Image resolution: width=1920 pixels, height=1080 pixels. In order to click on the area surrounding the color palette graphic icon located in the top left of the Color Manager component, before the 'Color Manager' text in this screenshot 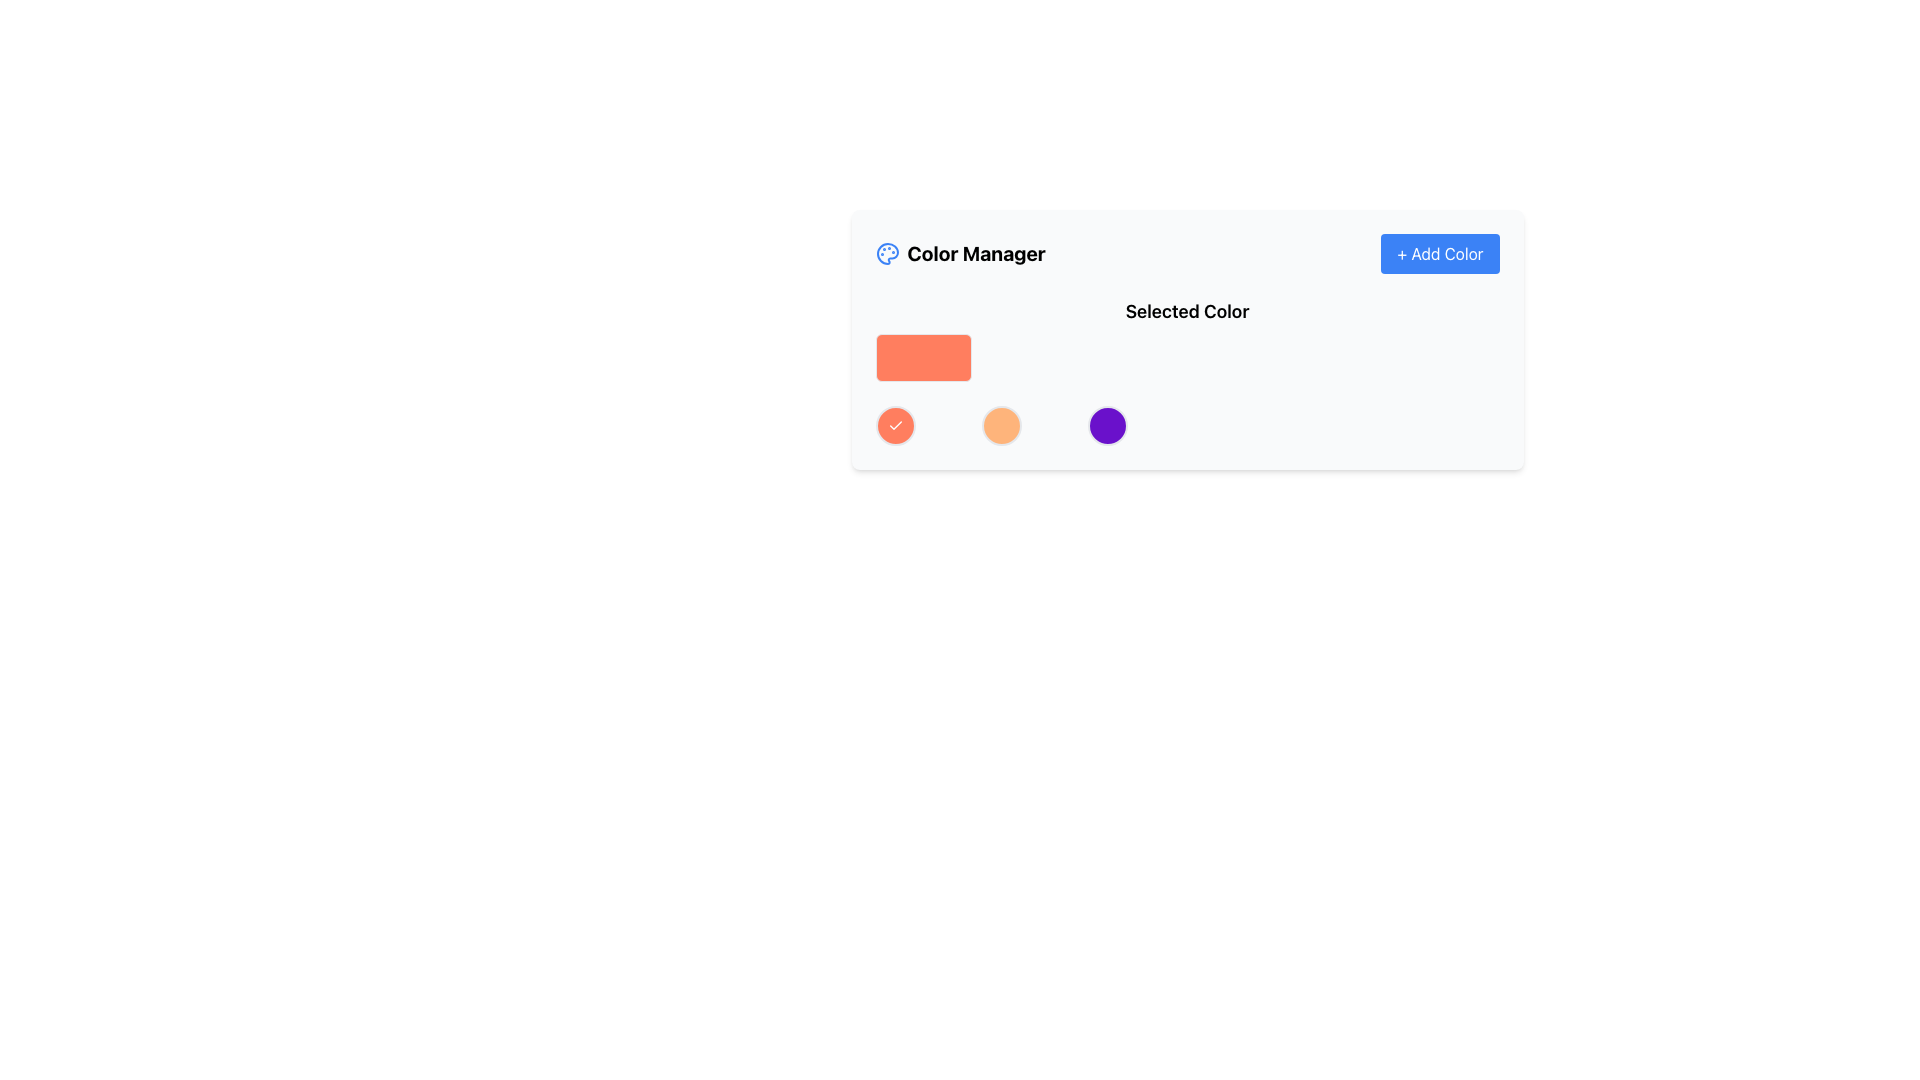, I will do `click(886, 253)`.